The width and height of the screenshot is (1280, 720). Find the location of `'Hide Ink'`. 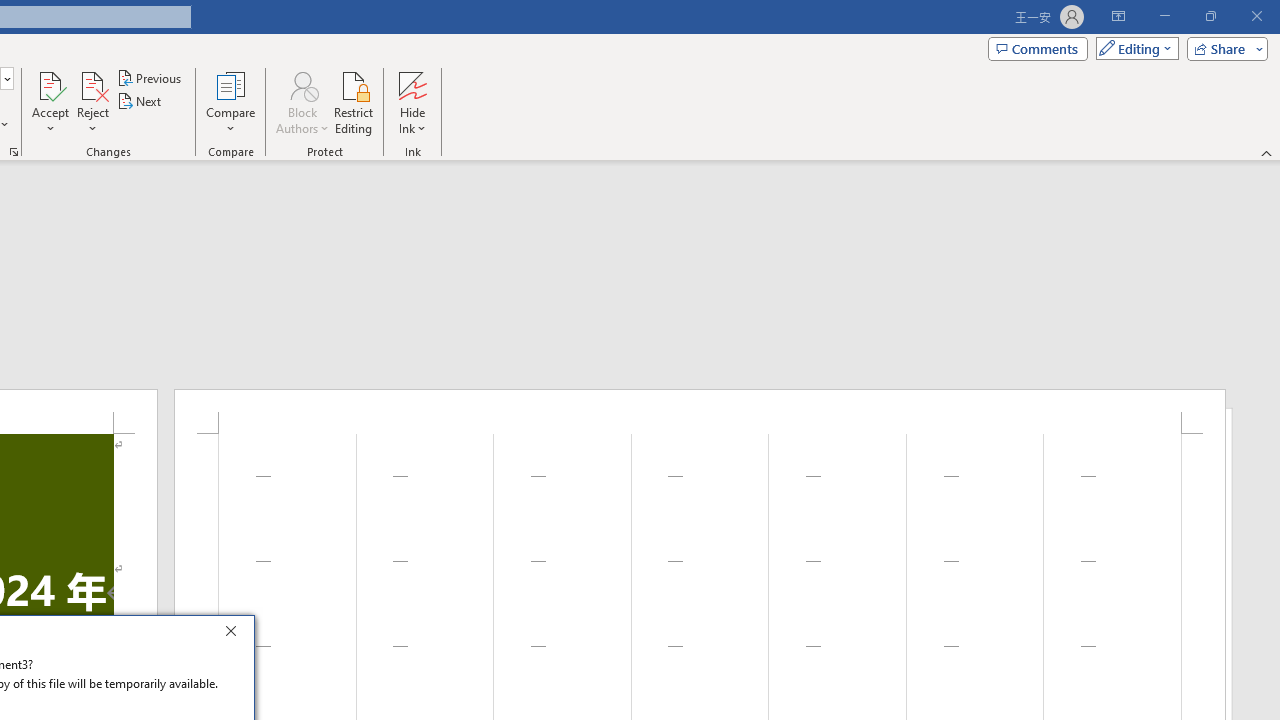

'Hide Ink' is located at coordinates (411, 84).